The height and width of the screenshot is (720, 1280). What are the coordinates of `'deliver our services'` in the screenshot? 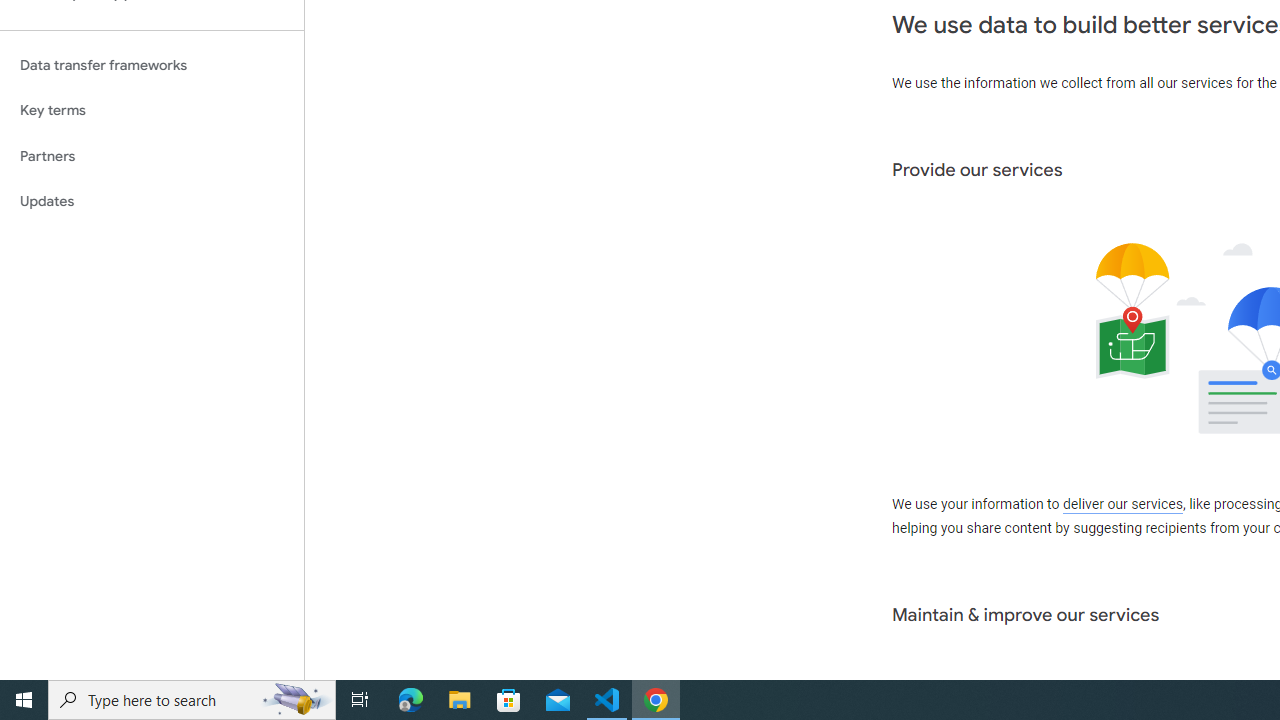 It's located at (1122, 504).